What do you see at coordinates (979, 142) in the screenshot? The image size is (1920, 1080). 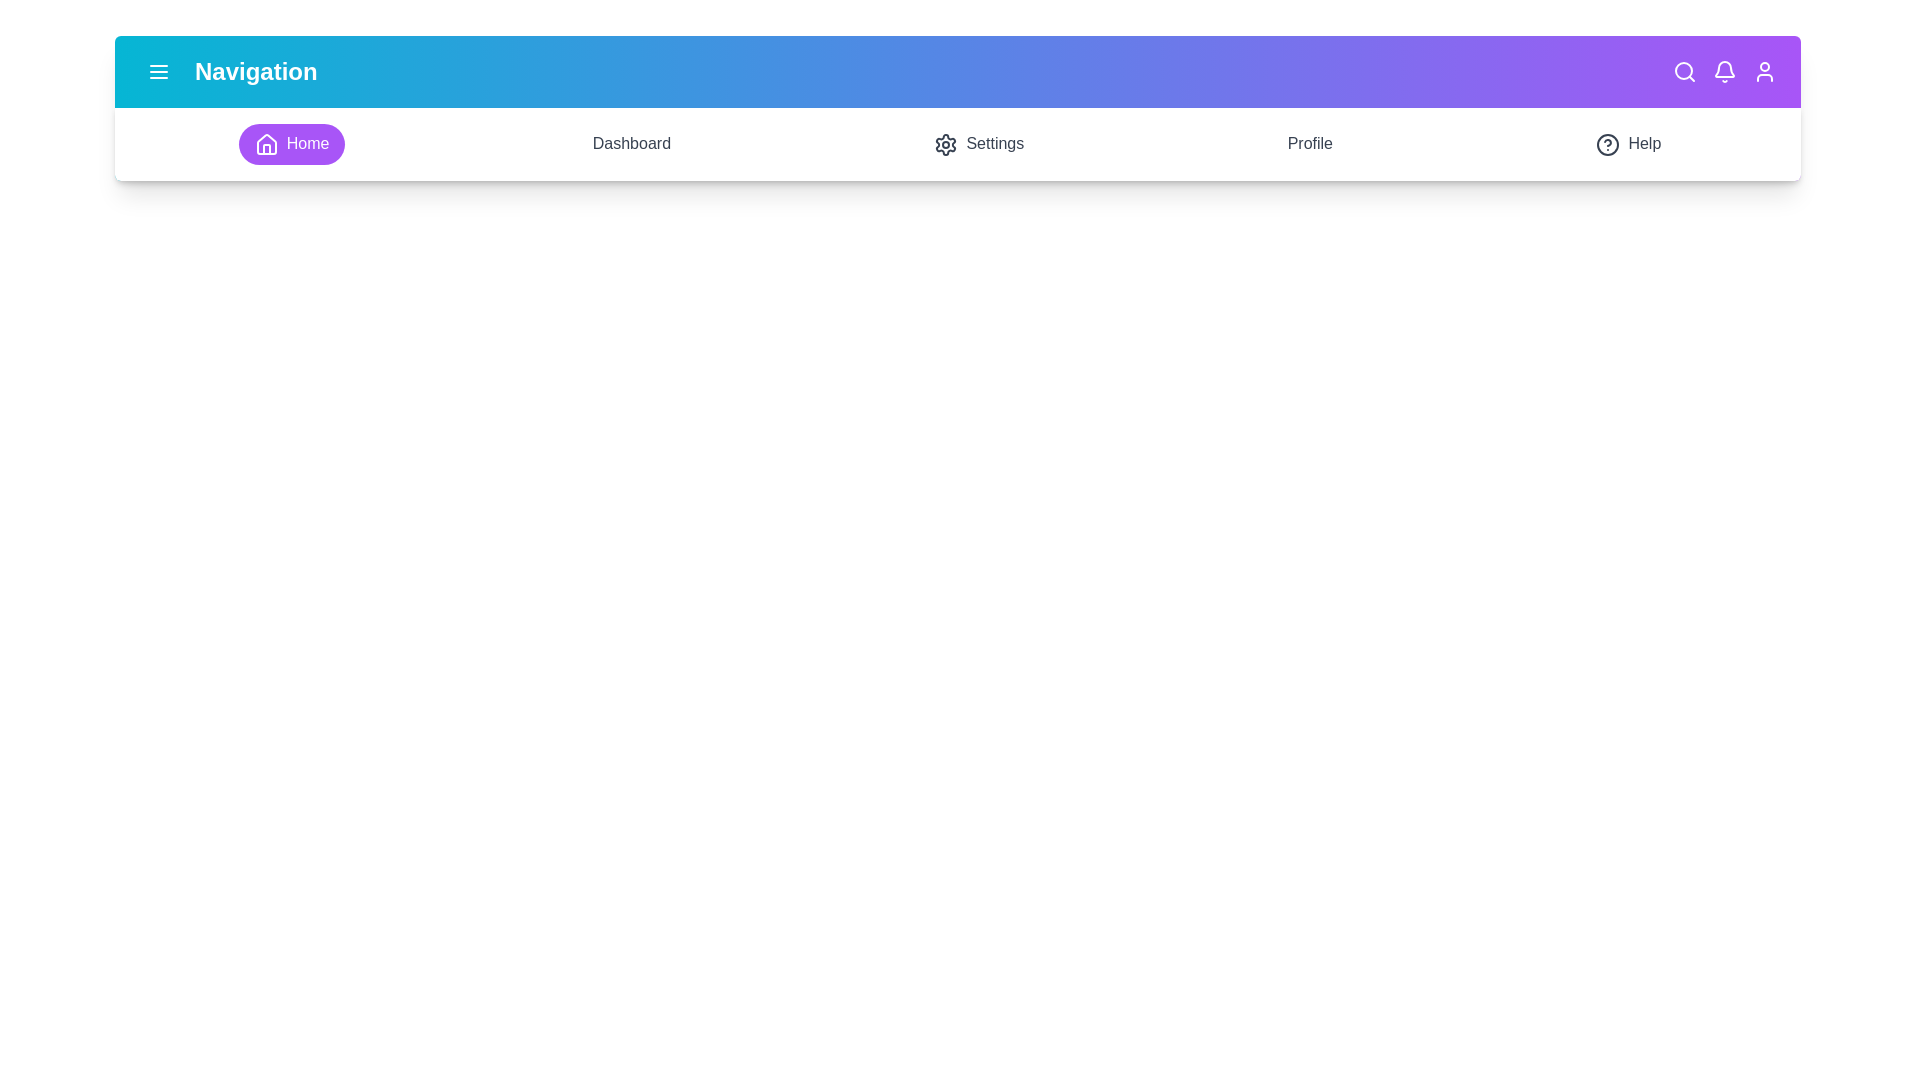 I see `the Settings section in the navigation bar` at bounding box center [979, 142].